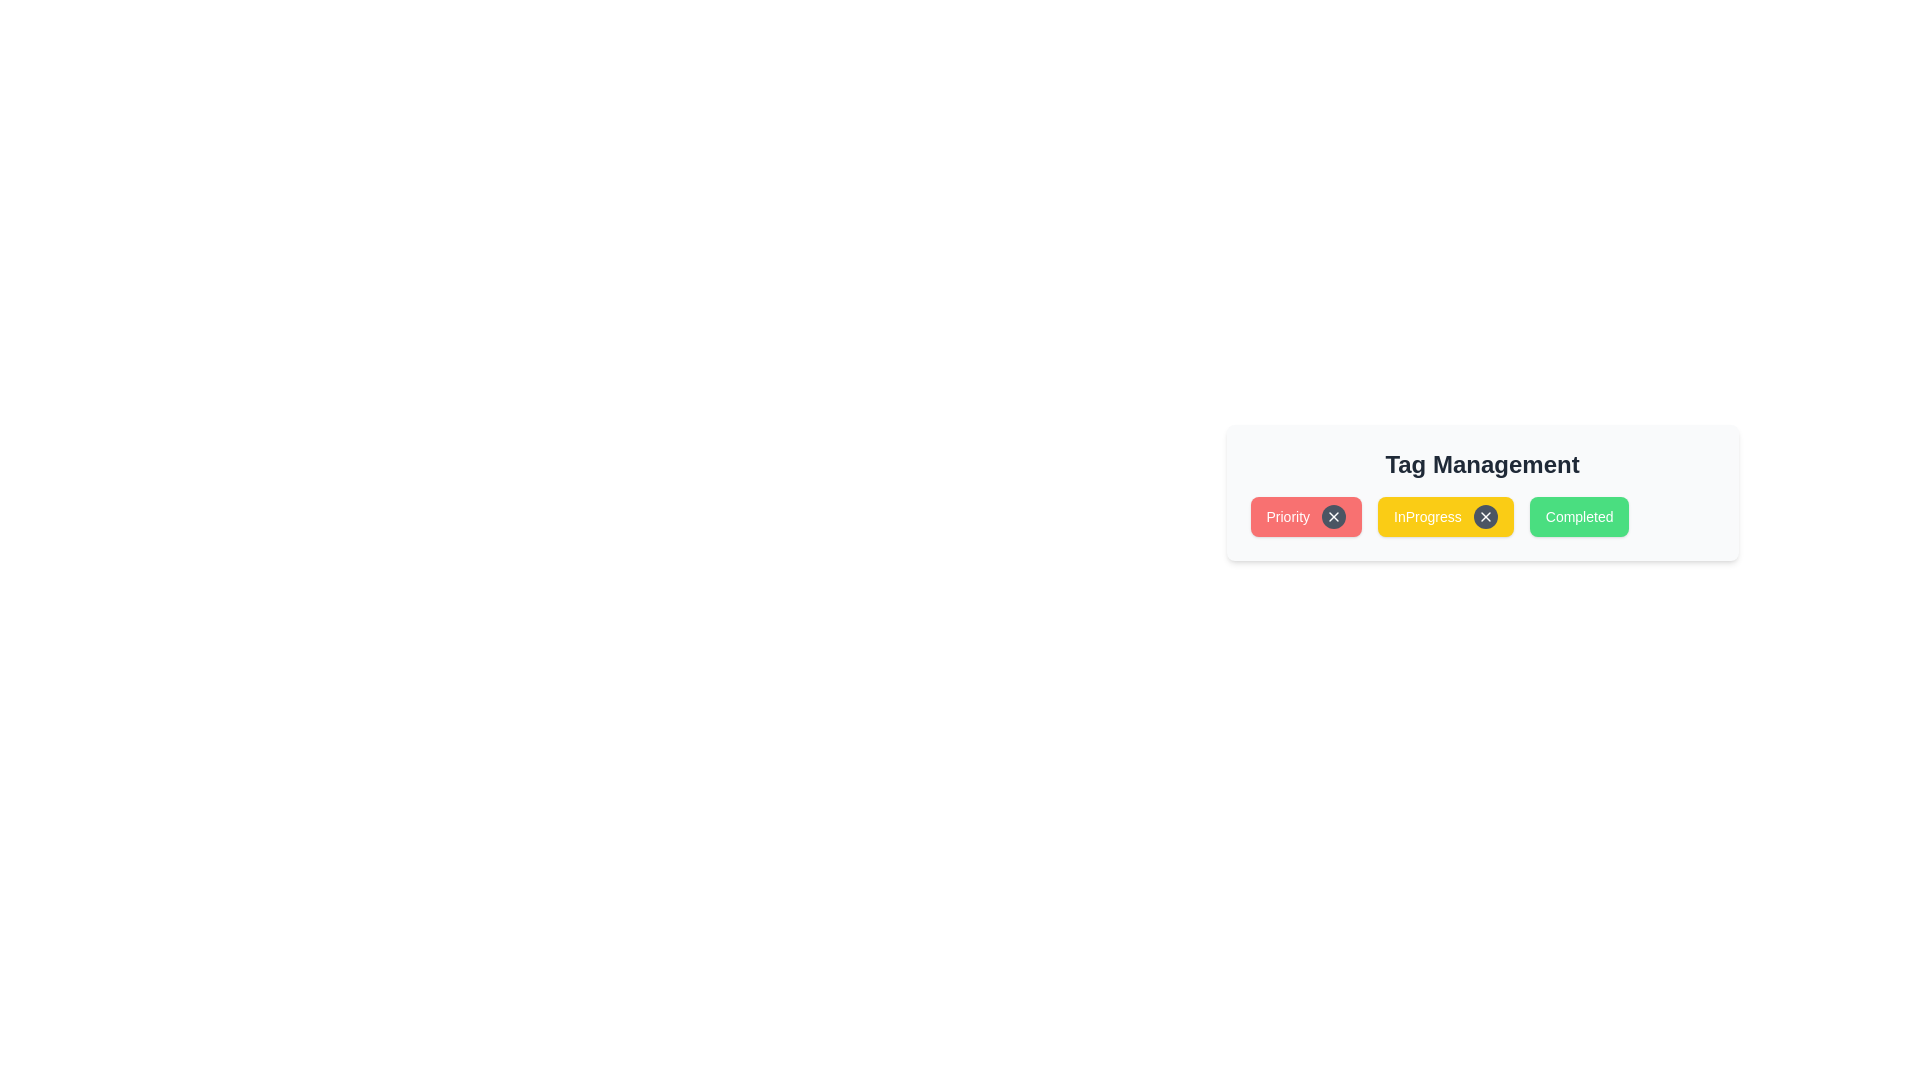 The image size is (1920, 1080). What do you see at coordinates (1305, 515) in the screenshot?
I see `the tag Priority` at bounding box center [1305, 515].